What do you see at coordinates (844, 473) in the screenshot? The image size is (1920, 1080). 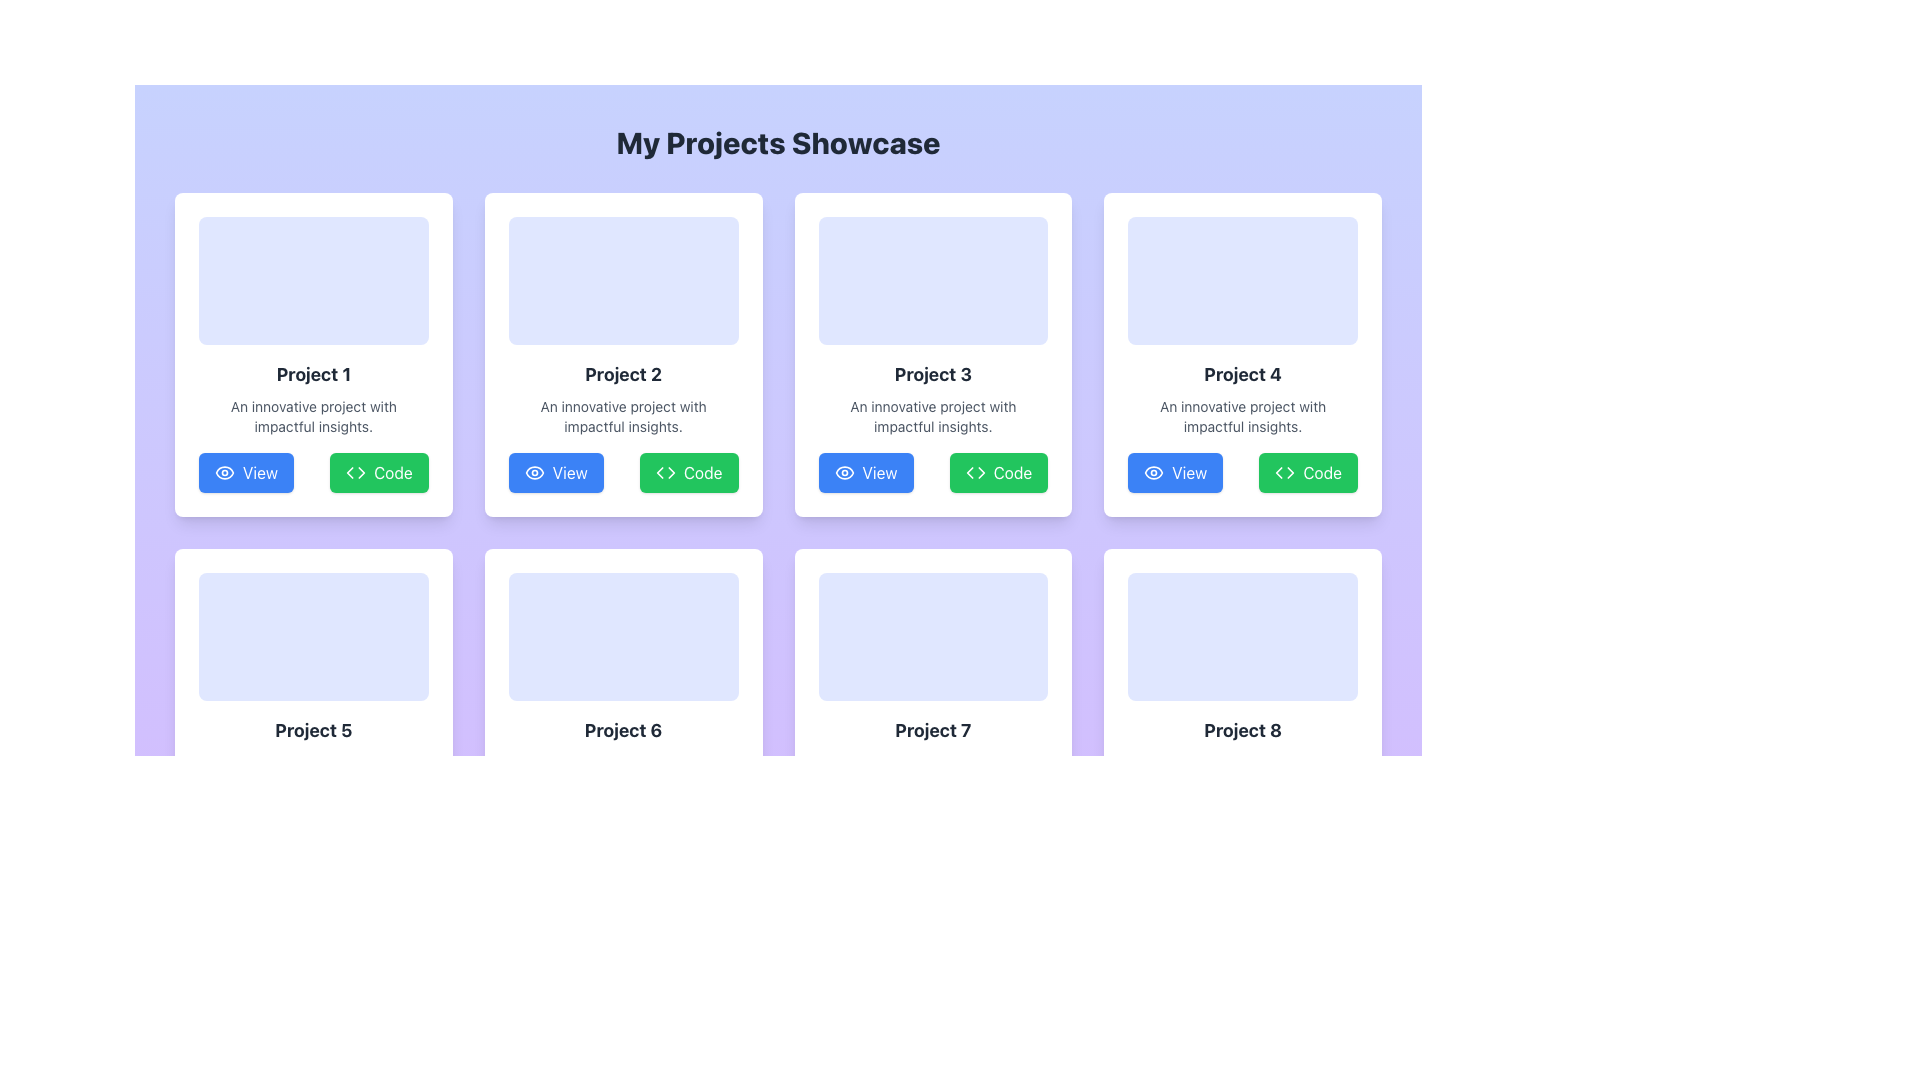 I see `the icon within the 'View' button of the 'Project 3' section, which is located to the left of the text labeled 'View'` at bounding box center [844, 473].